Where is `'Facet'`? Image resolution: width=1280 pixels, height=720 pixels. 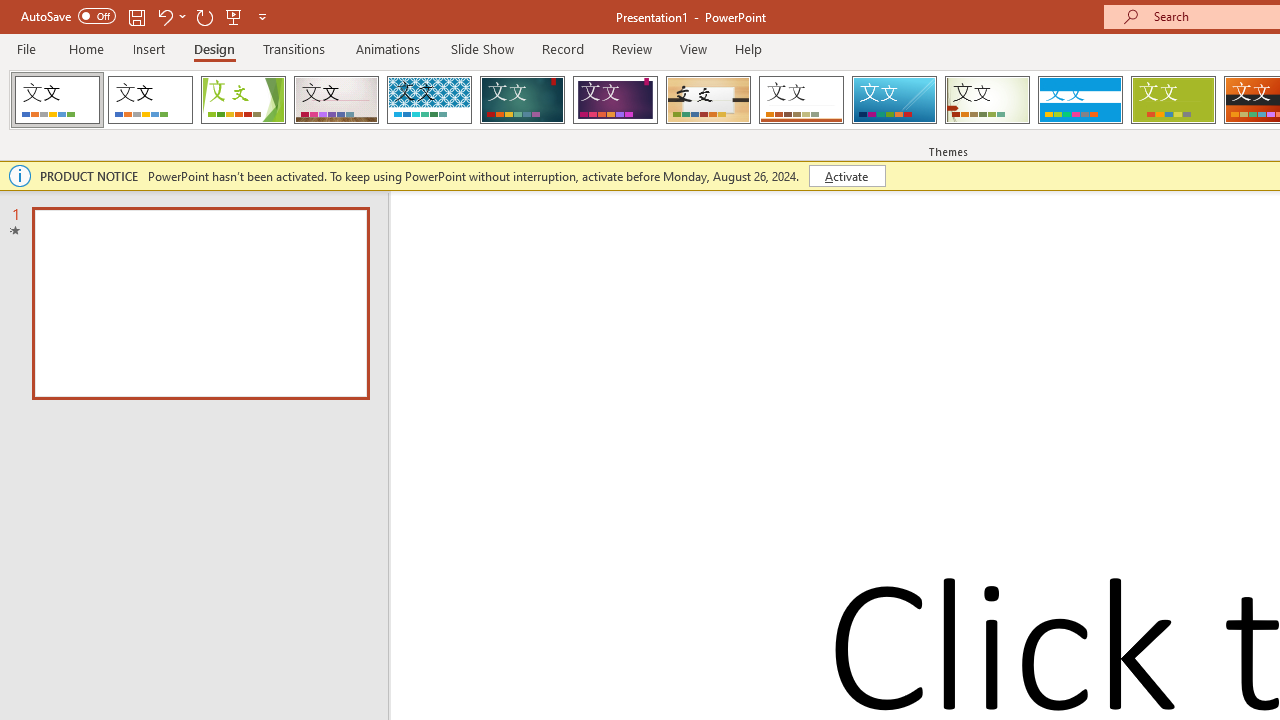 'Facet' is located at coordinates (242, 100).